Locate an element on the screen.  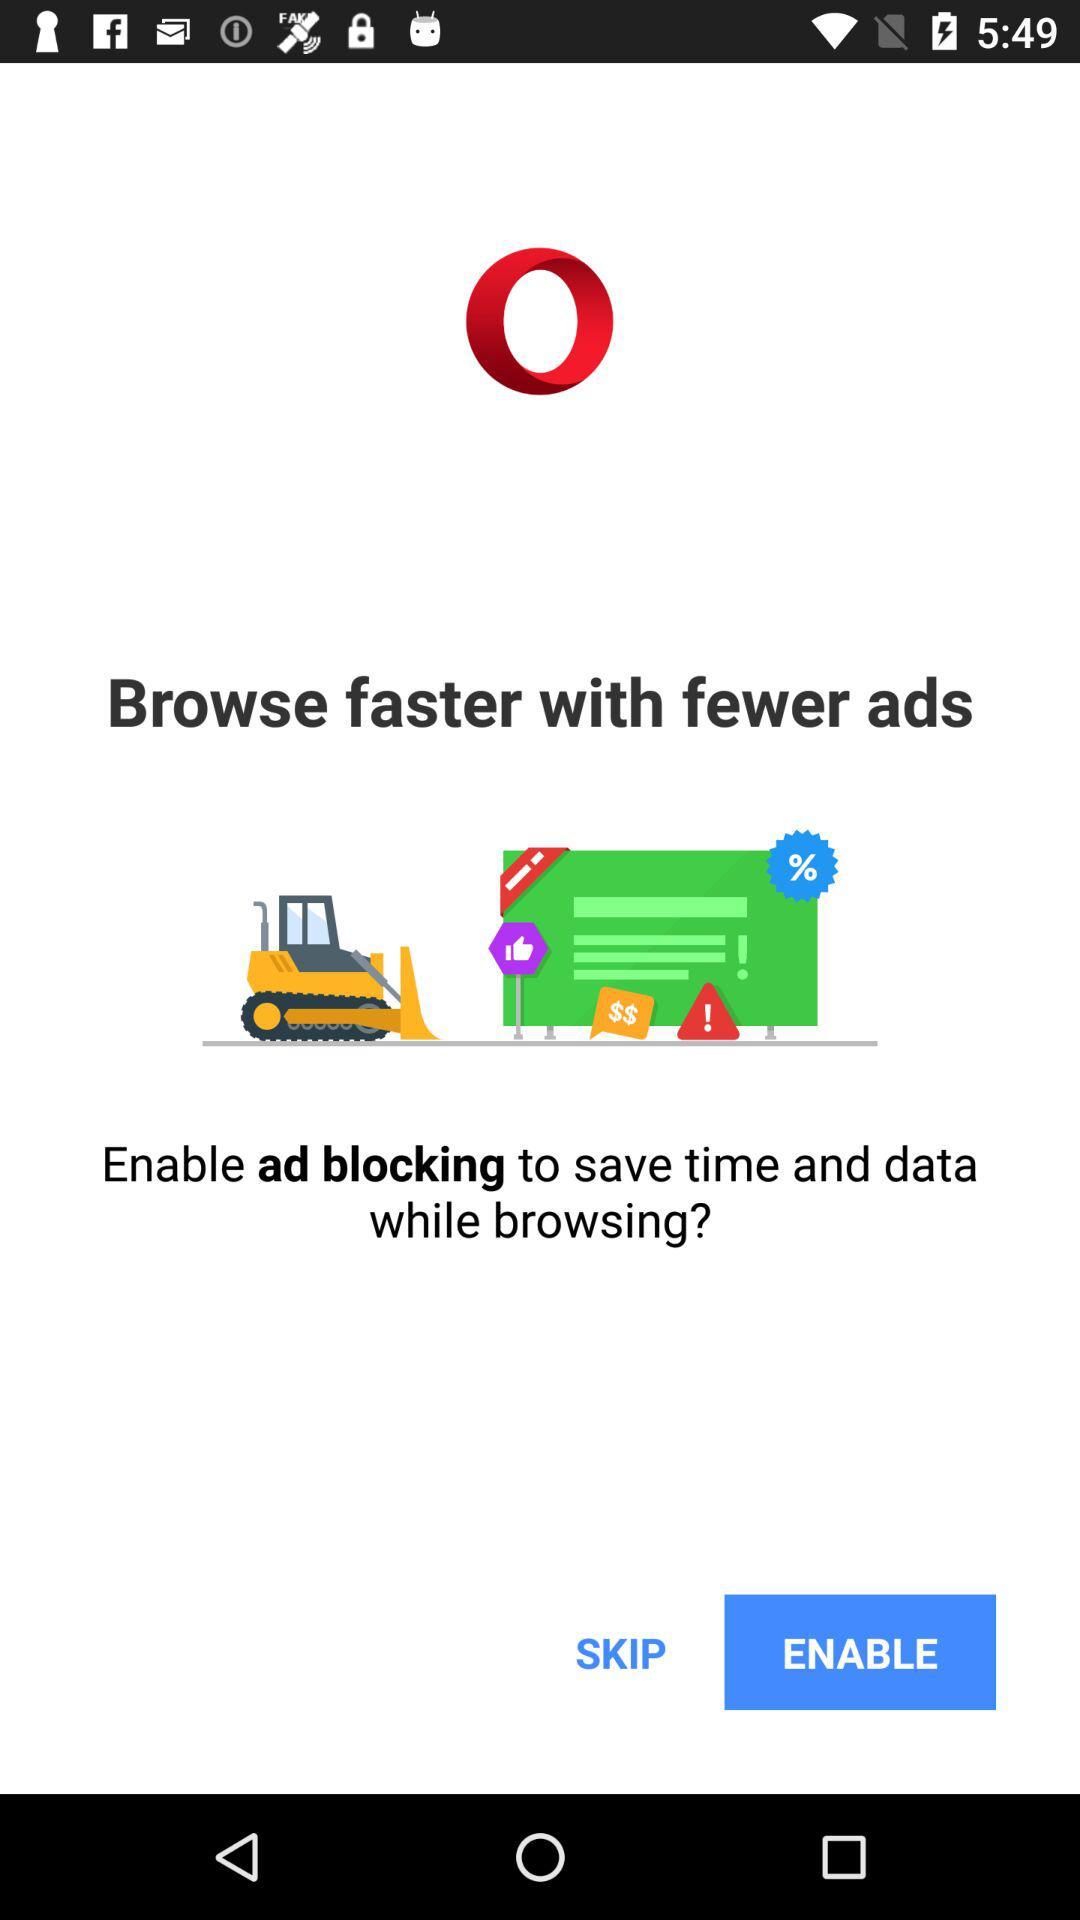
skip is located at coordinates (620, 1652).